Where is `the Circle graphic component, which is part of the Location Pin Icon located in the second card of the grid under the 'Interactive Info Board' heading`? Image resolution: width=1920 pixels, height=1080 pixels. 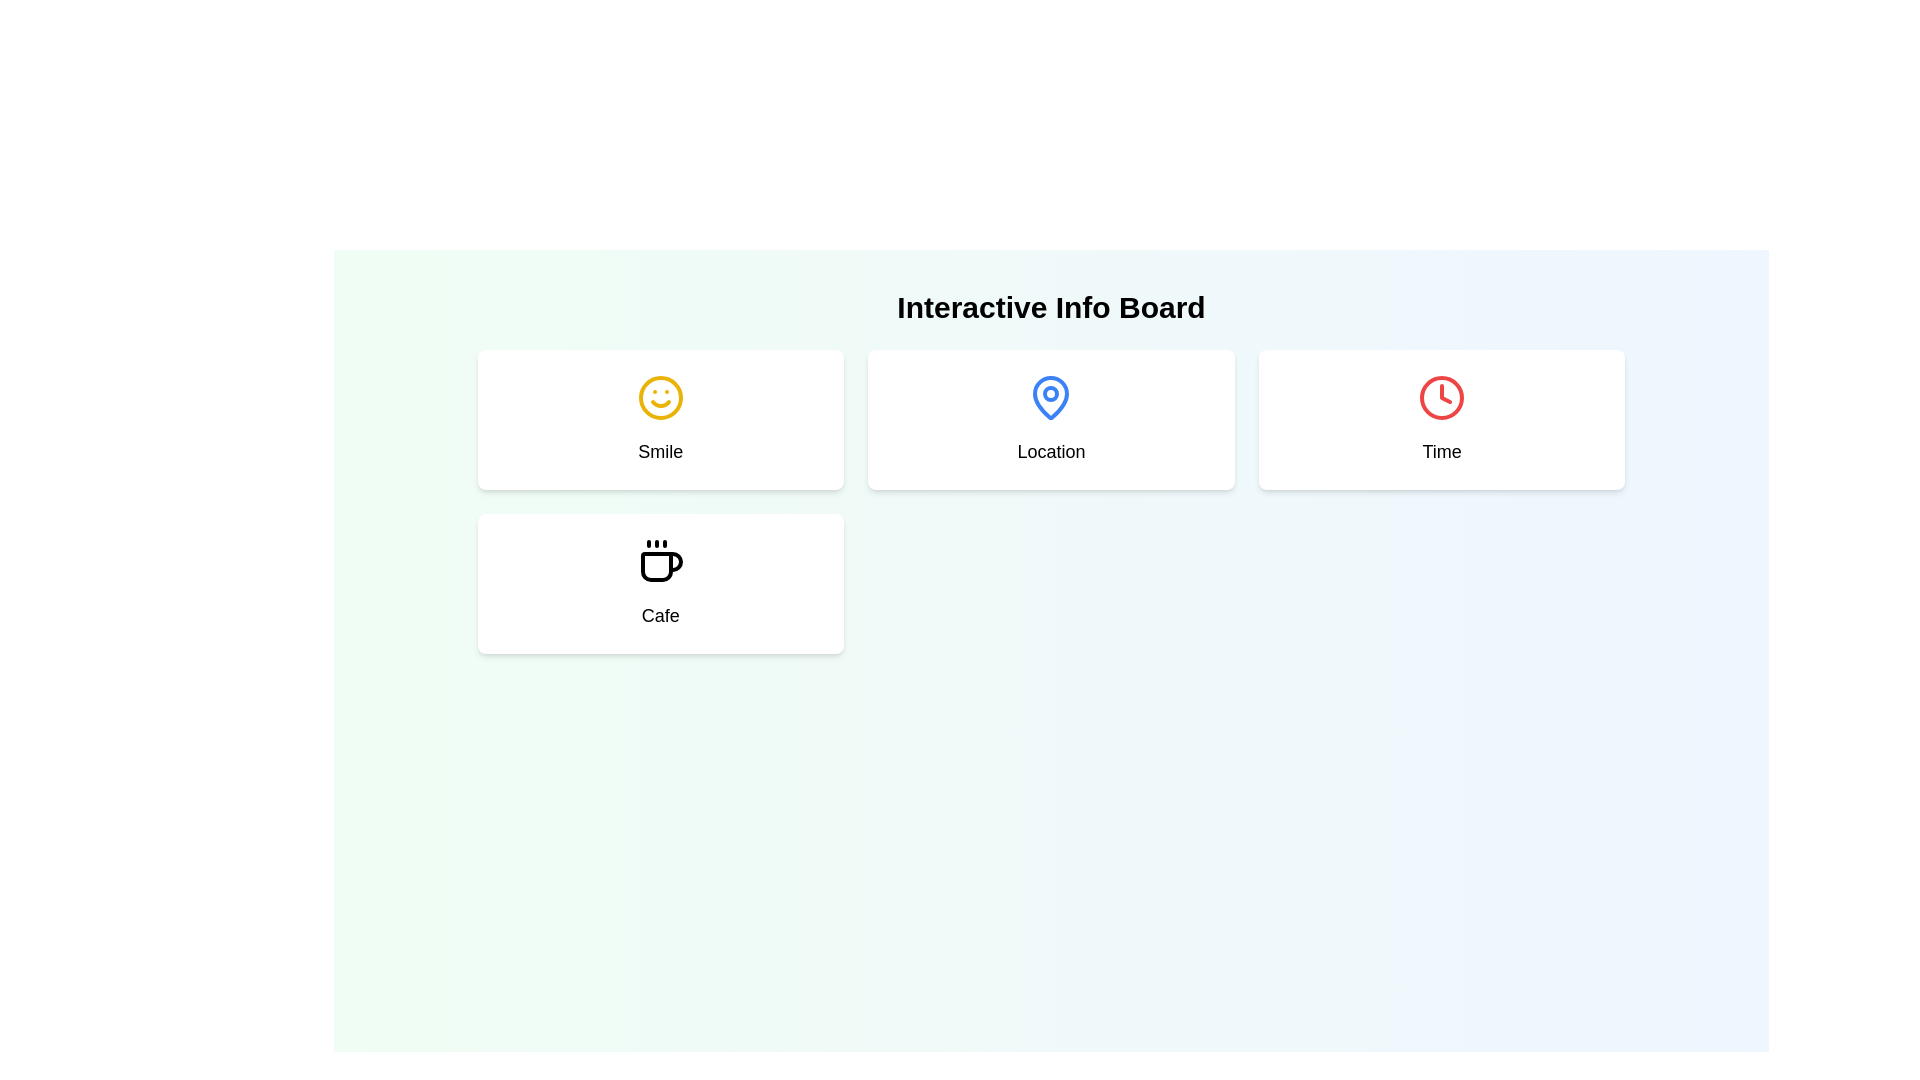 the Circle graphic component, which is part of the Location Pin Icon located in the second card of the grid under the 'Interactive Info Board' heading is located at coordinates (1050, 393).